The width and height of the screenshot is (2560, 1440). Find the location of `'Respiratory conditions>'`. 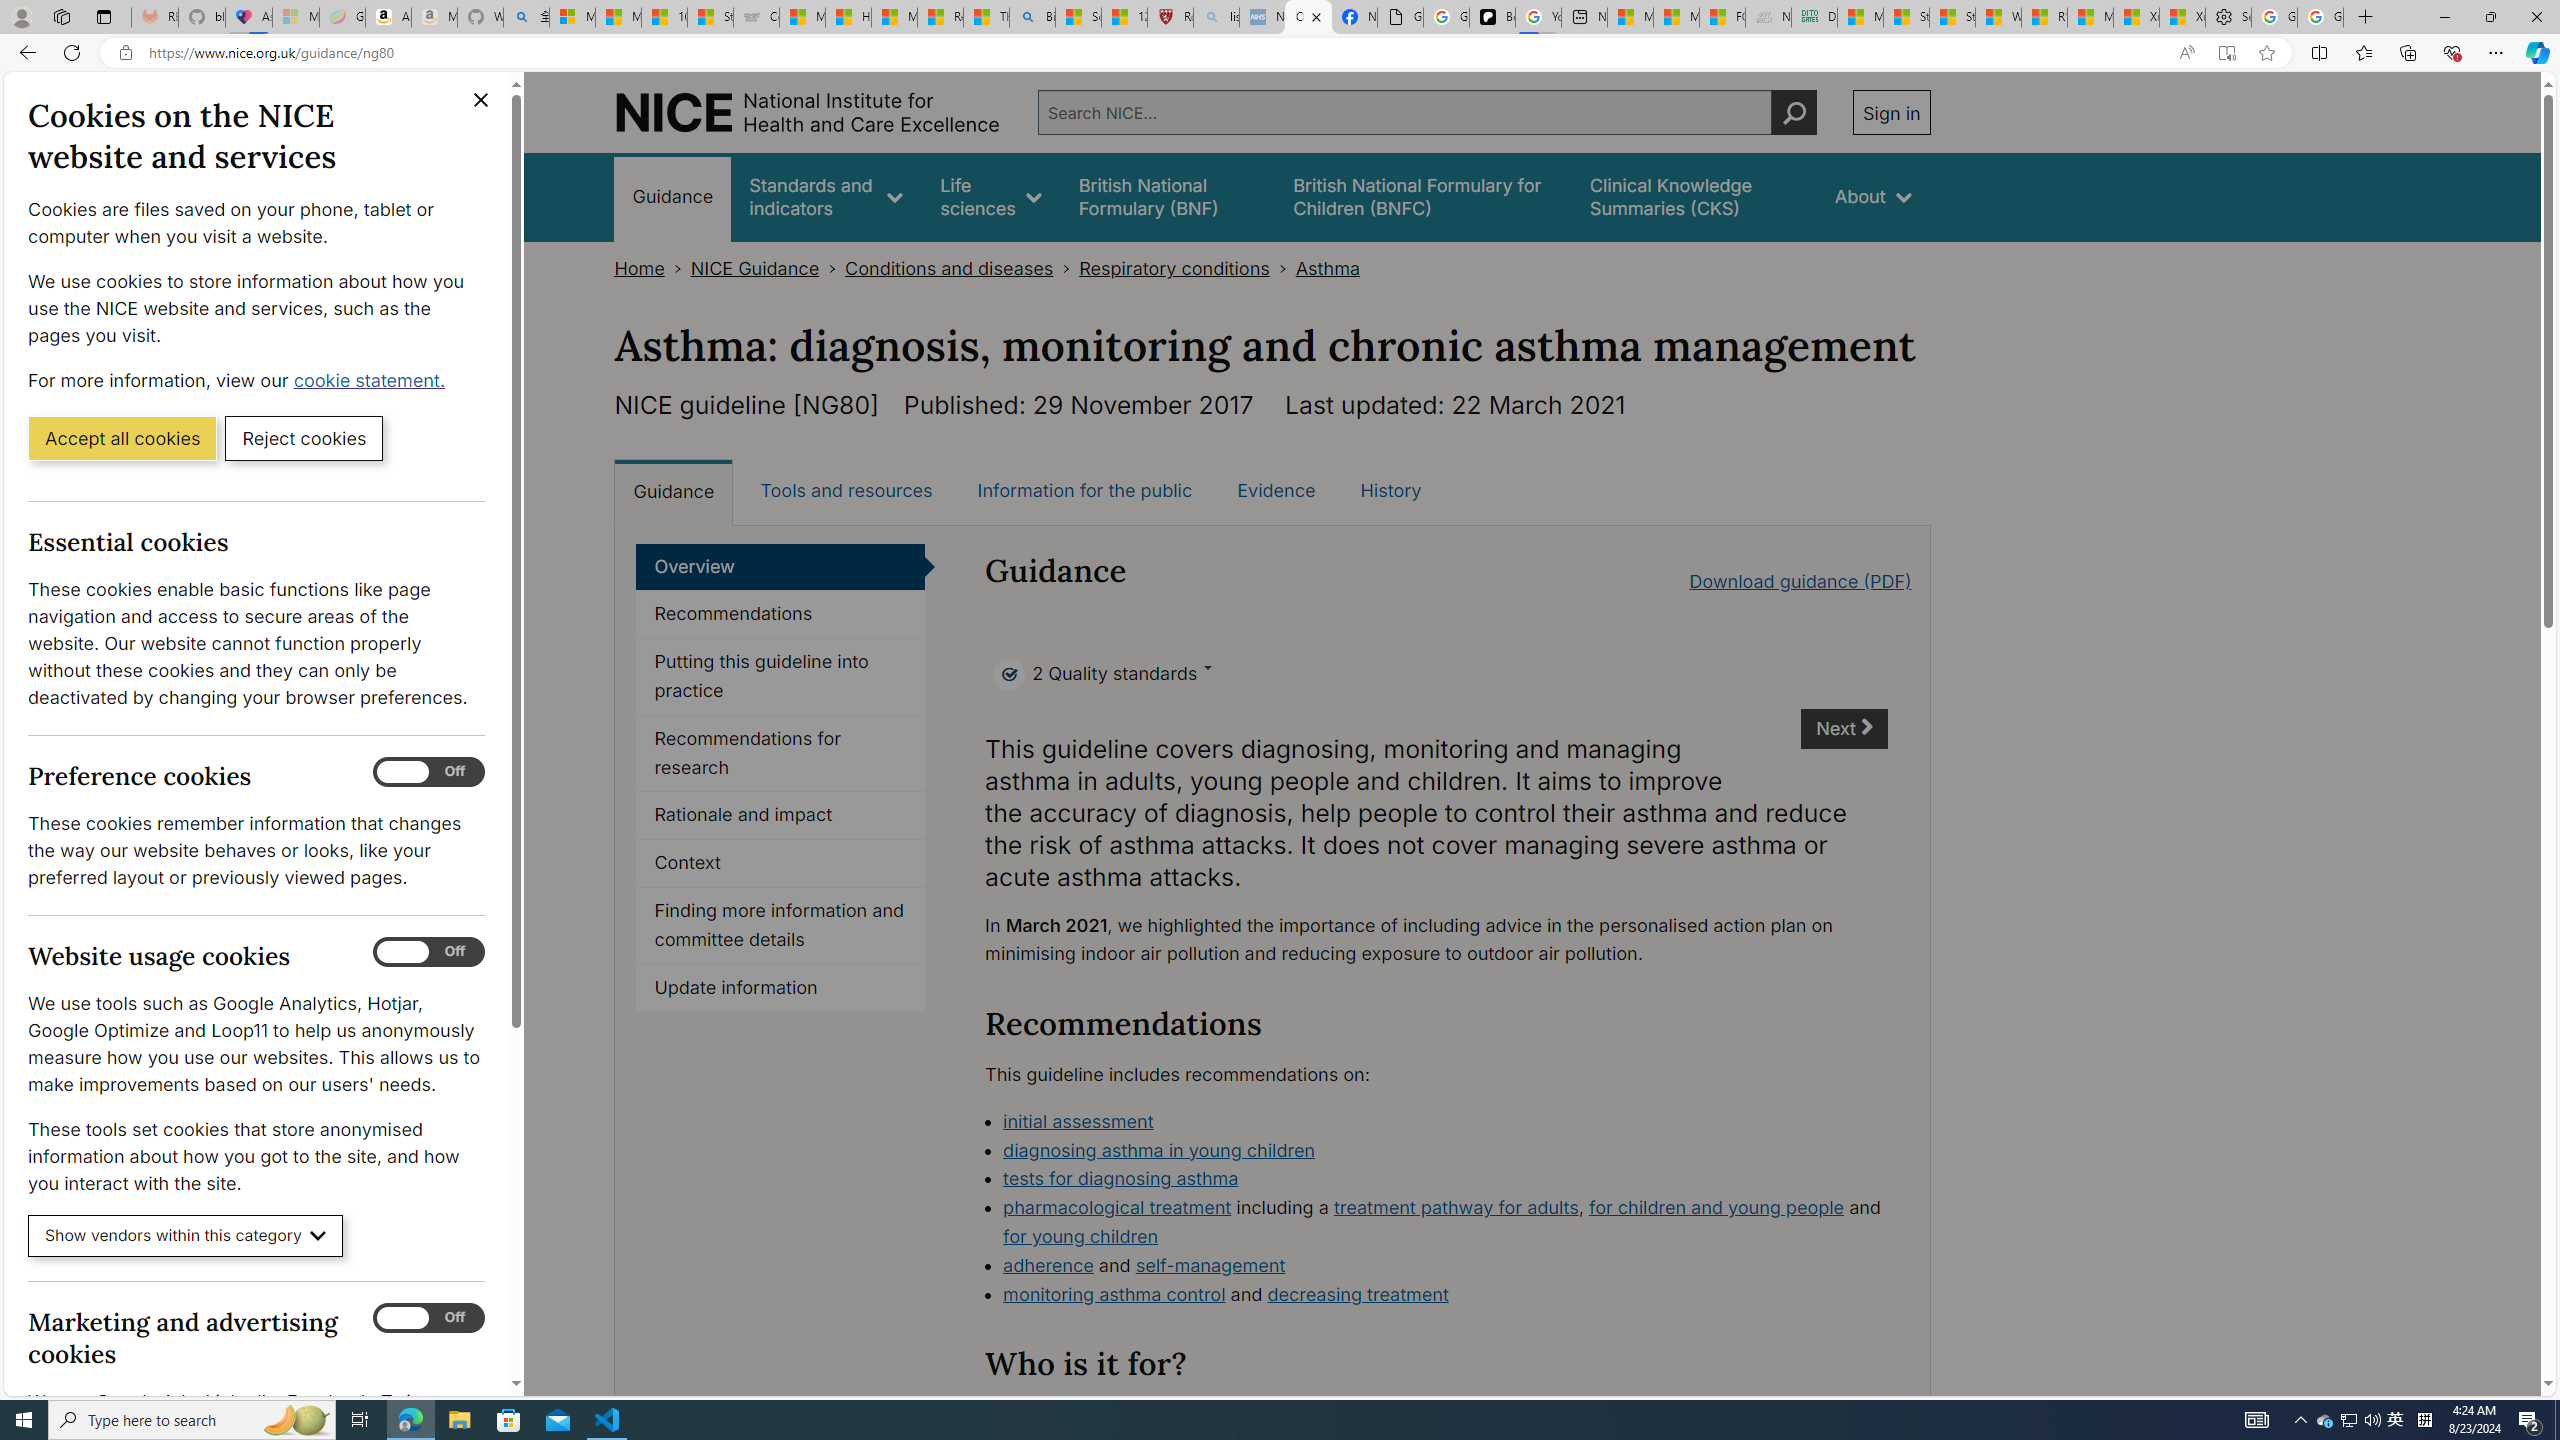

'Respiratory conditions>' is located at coordinates (1186, 268).